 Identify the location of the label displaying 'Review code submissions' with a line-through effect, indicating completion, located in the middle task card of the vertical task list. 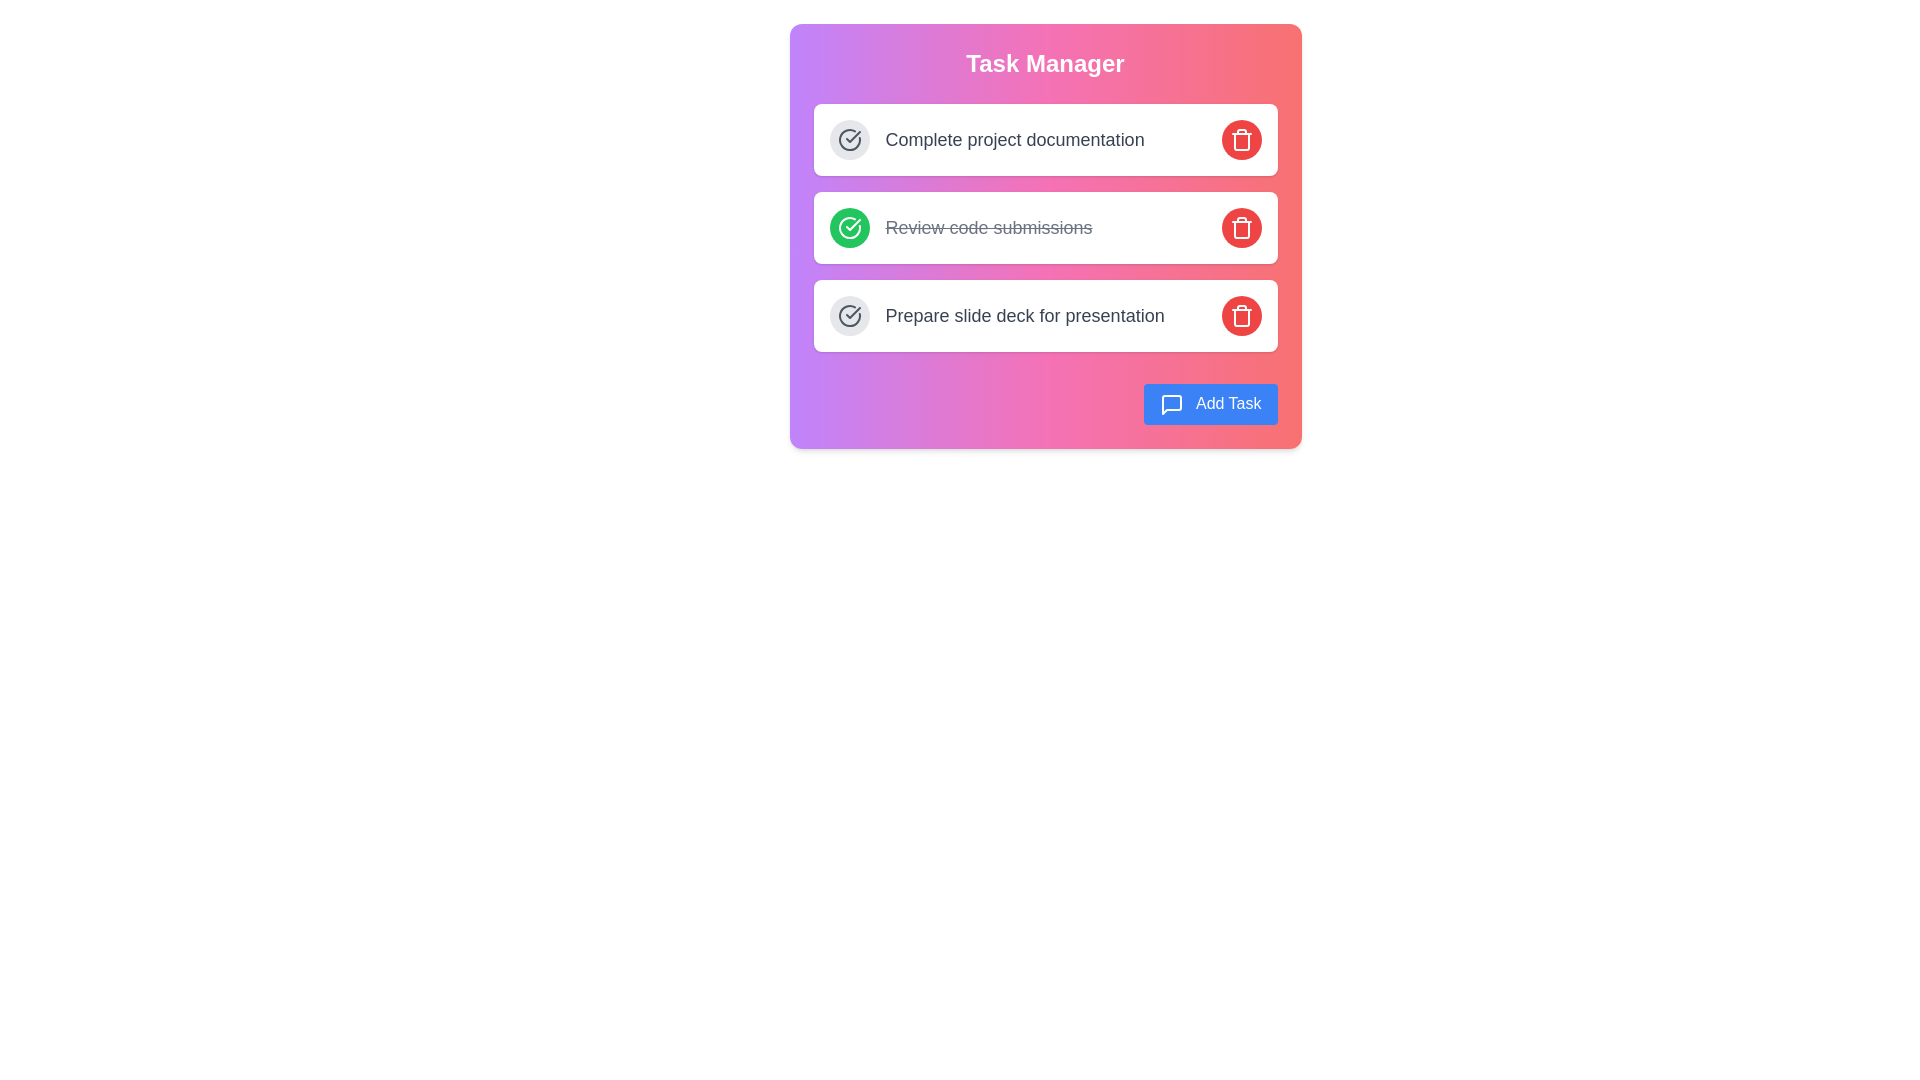
(988, 226).